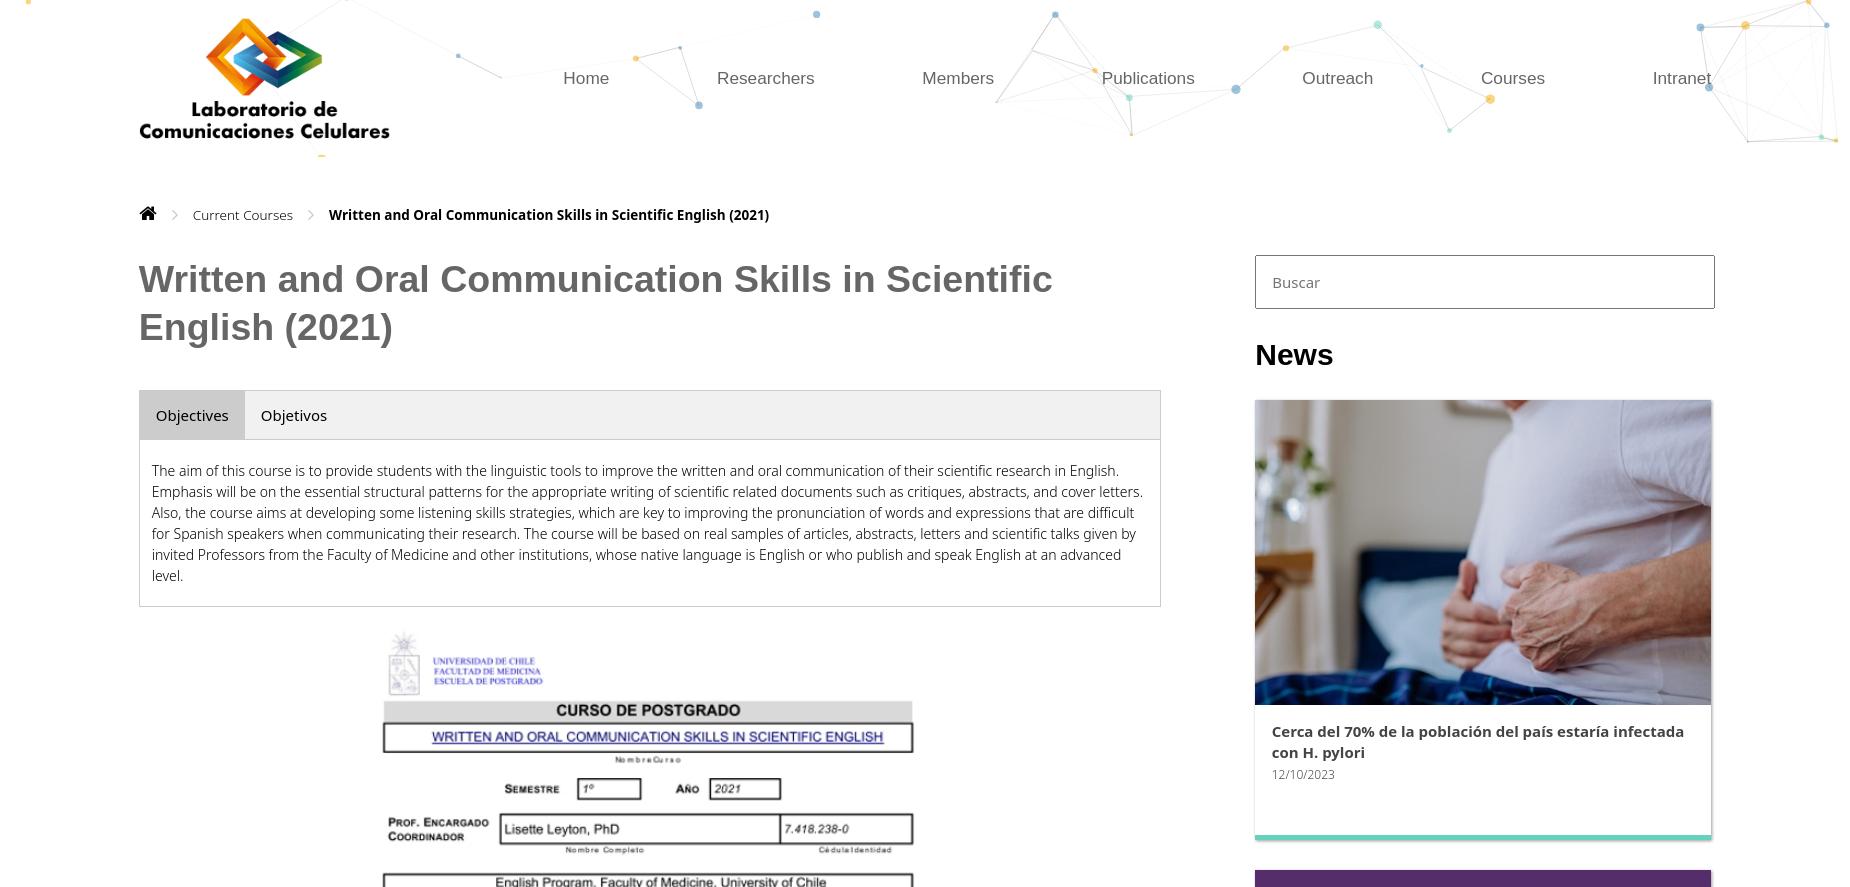 The height and width of the screenshot is (887, 1850). What do you see at coordinates (956, 76) in the screenshot?
I see `'Members'` at bounding box center [956, 76].